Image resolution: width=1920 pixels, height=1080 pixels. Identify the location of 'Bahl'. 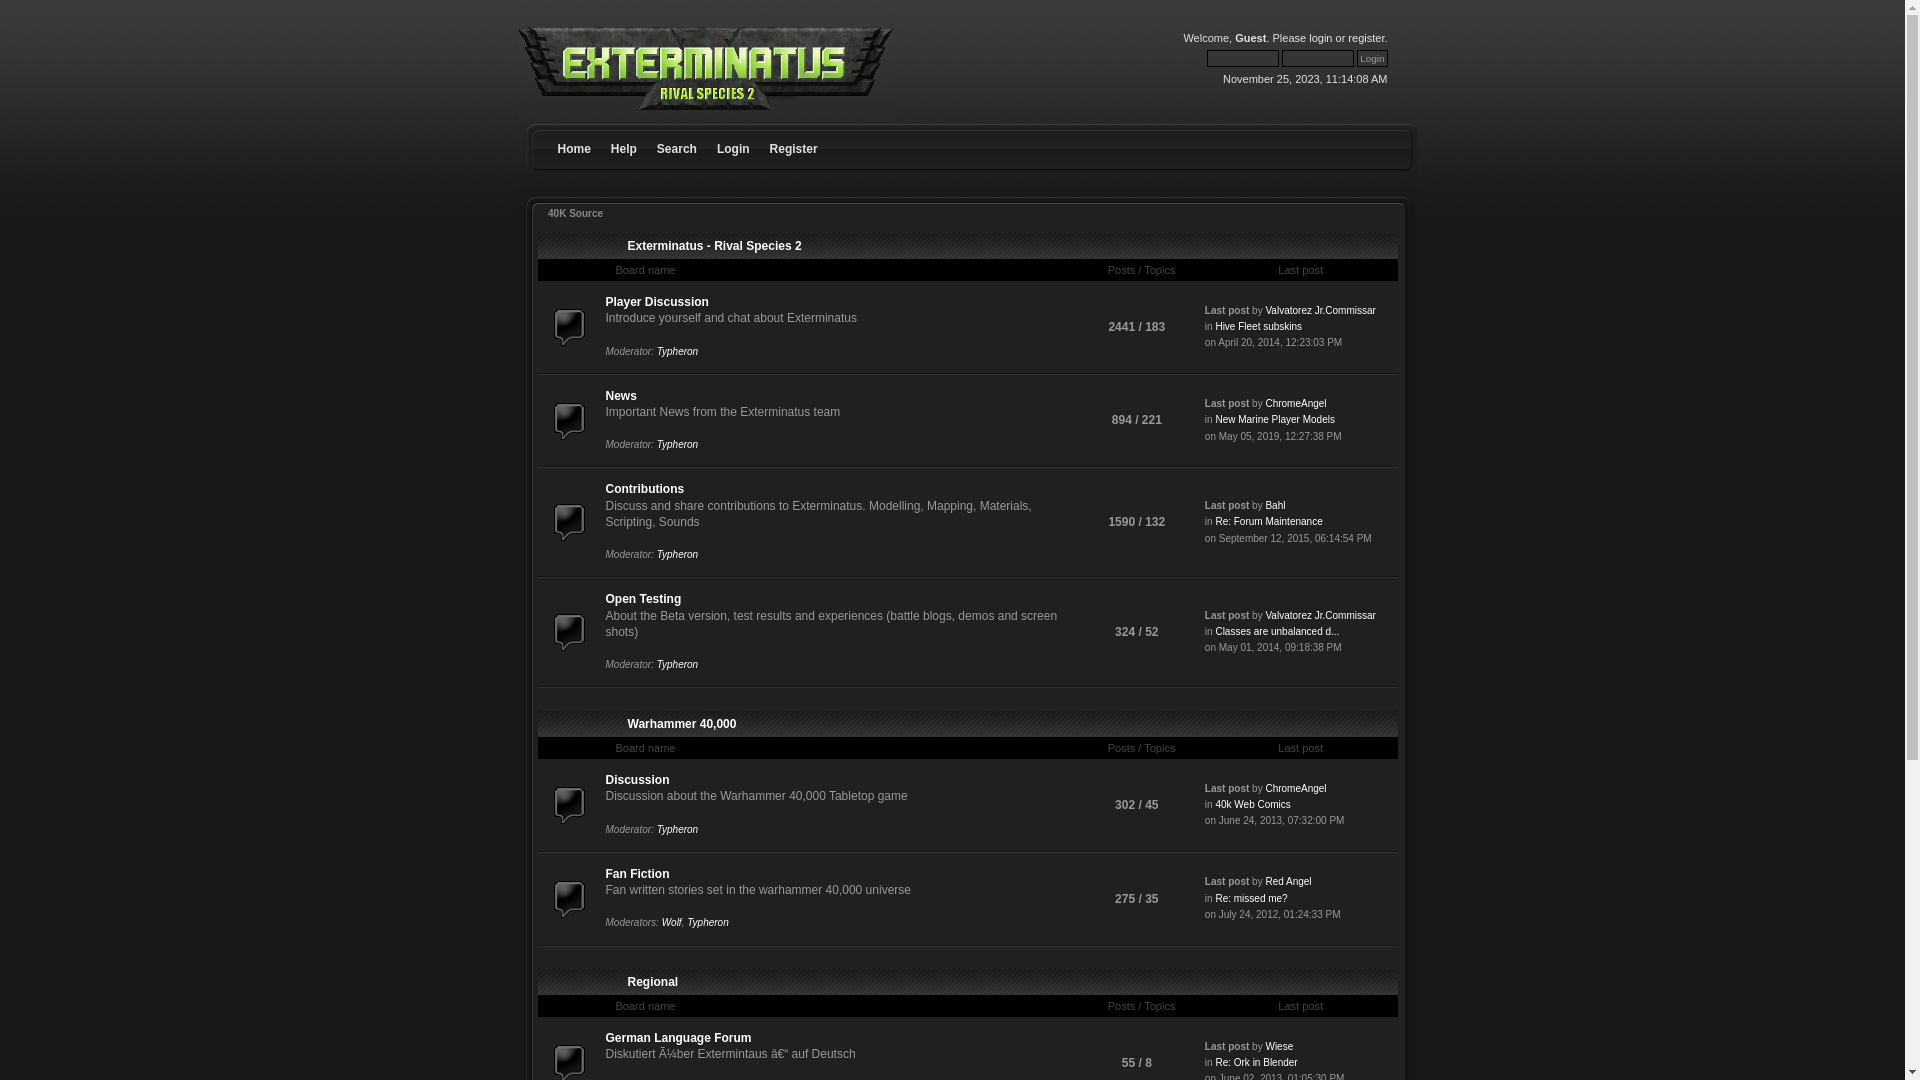
(1274, 504).